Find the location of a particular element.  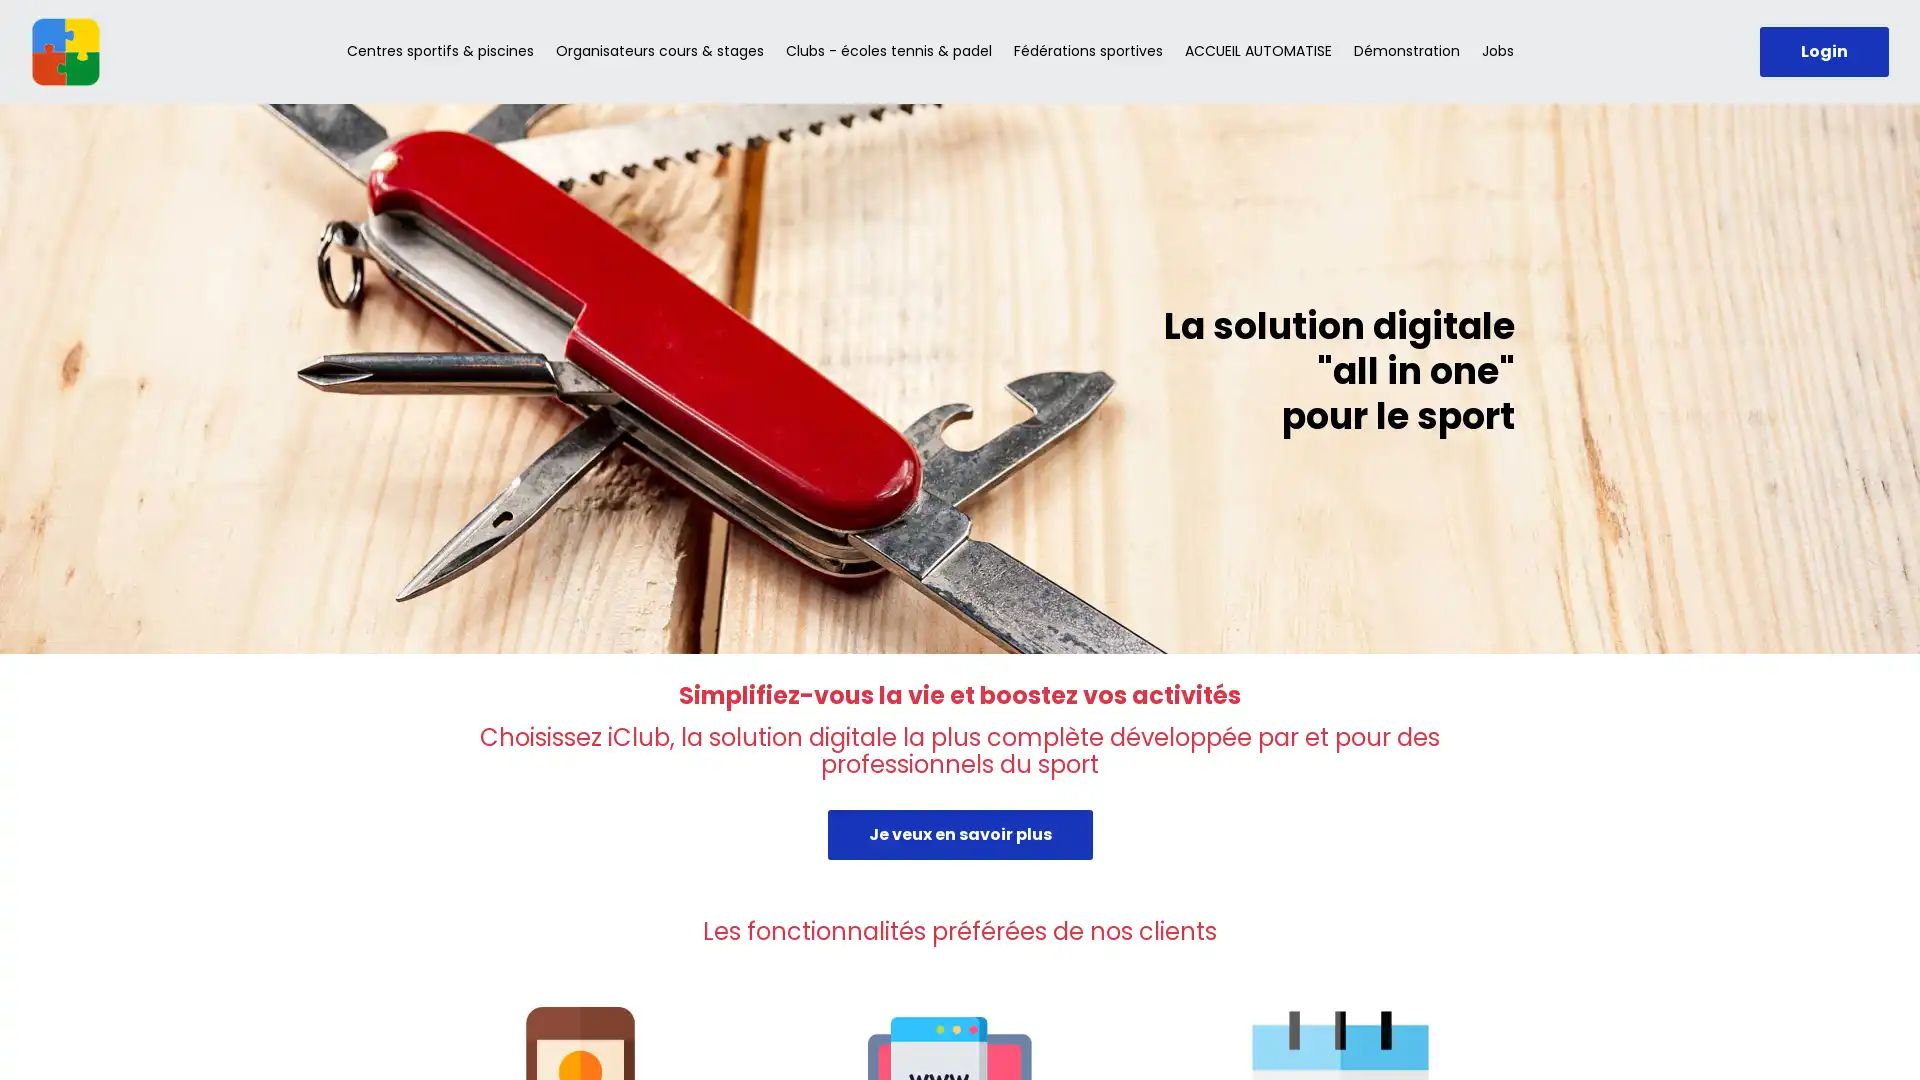

Clubs - ecoles tennis & padel is located at coordinates (887, 50).